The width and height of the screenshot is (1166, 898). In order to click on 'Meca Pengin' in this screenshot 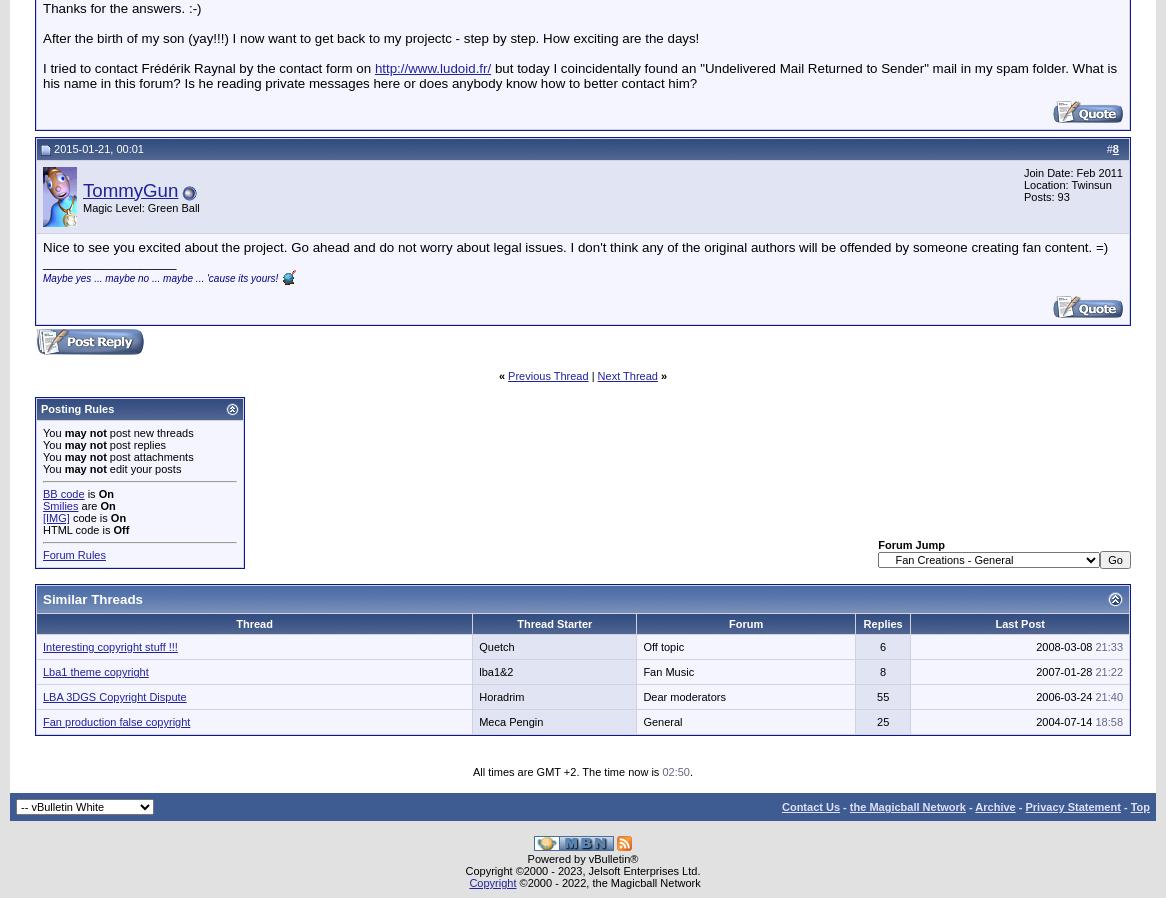, I will do `click(478, 721)`.